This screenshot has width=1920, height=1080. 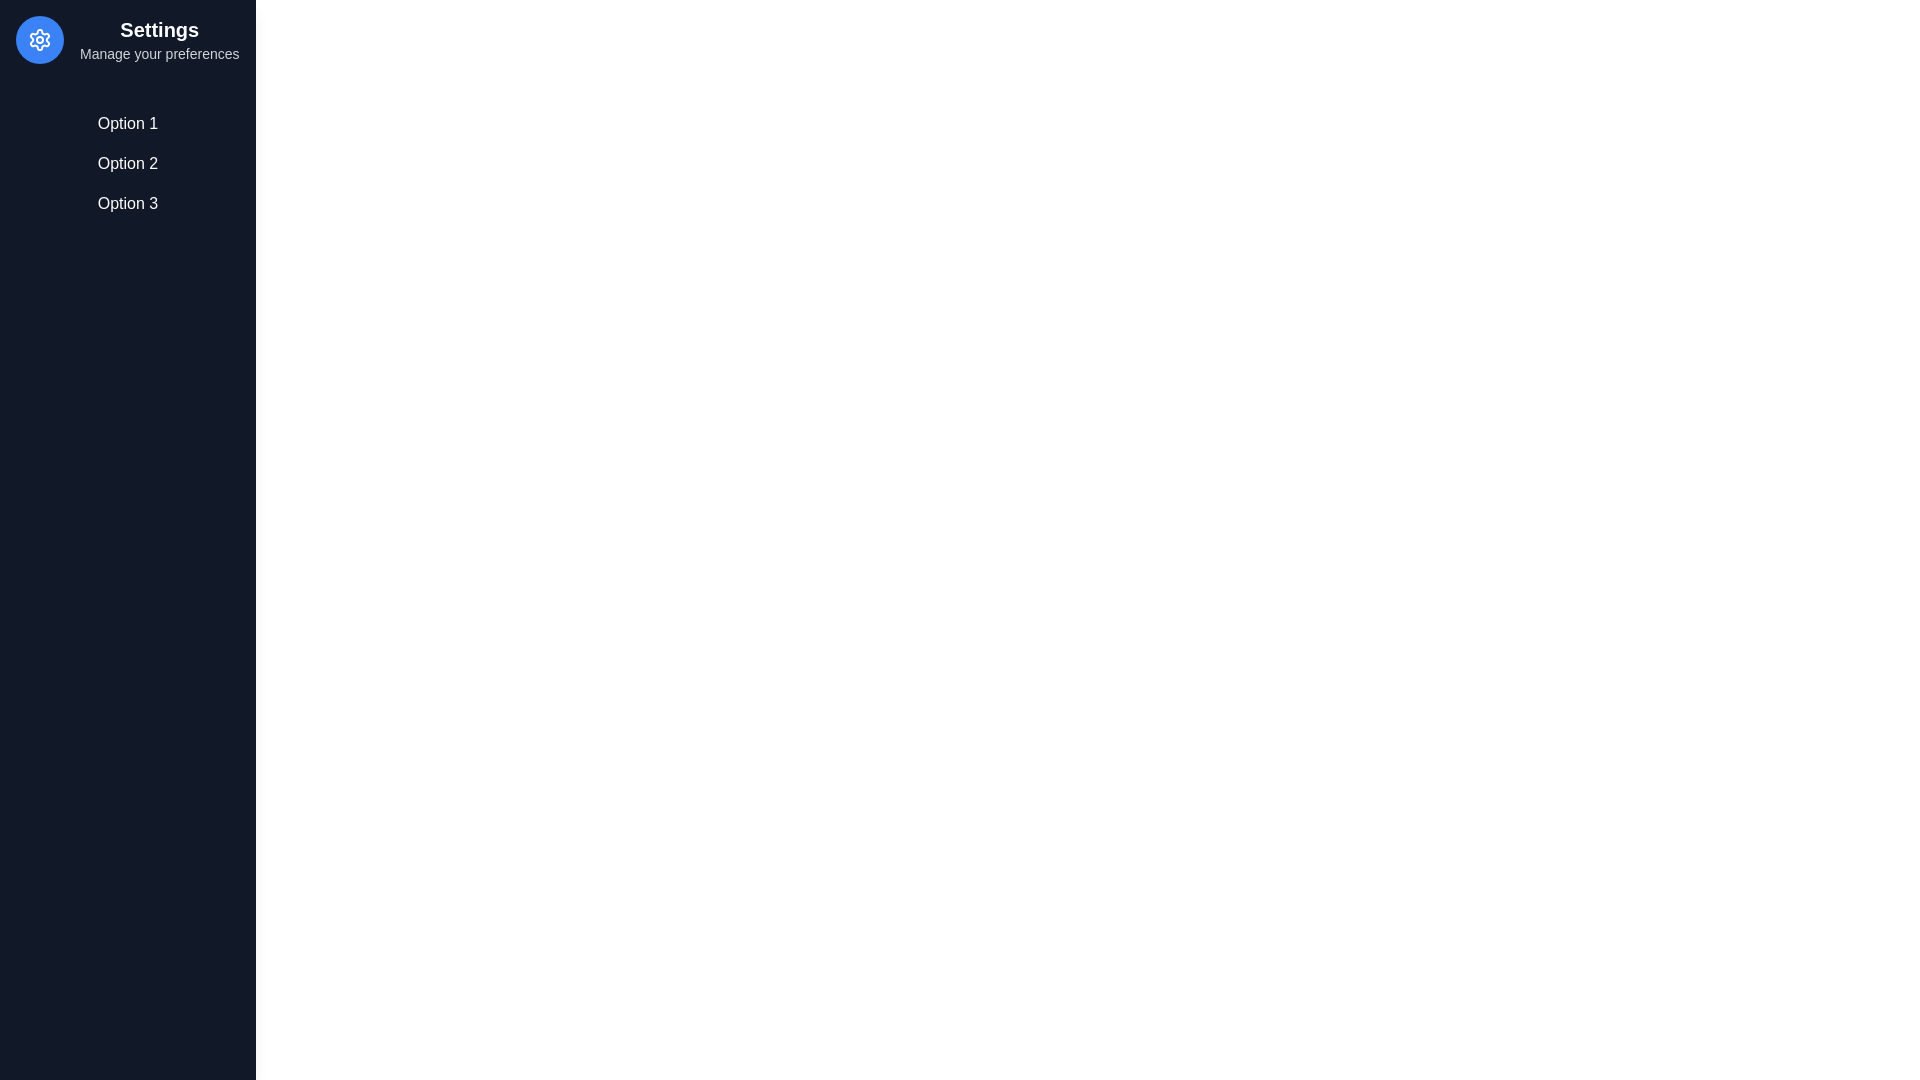 I want to click on the first navigational list item in the sidebar, which contains an icon and text indicating settings options, so click(x=127, y=39).